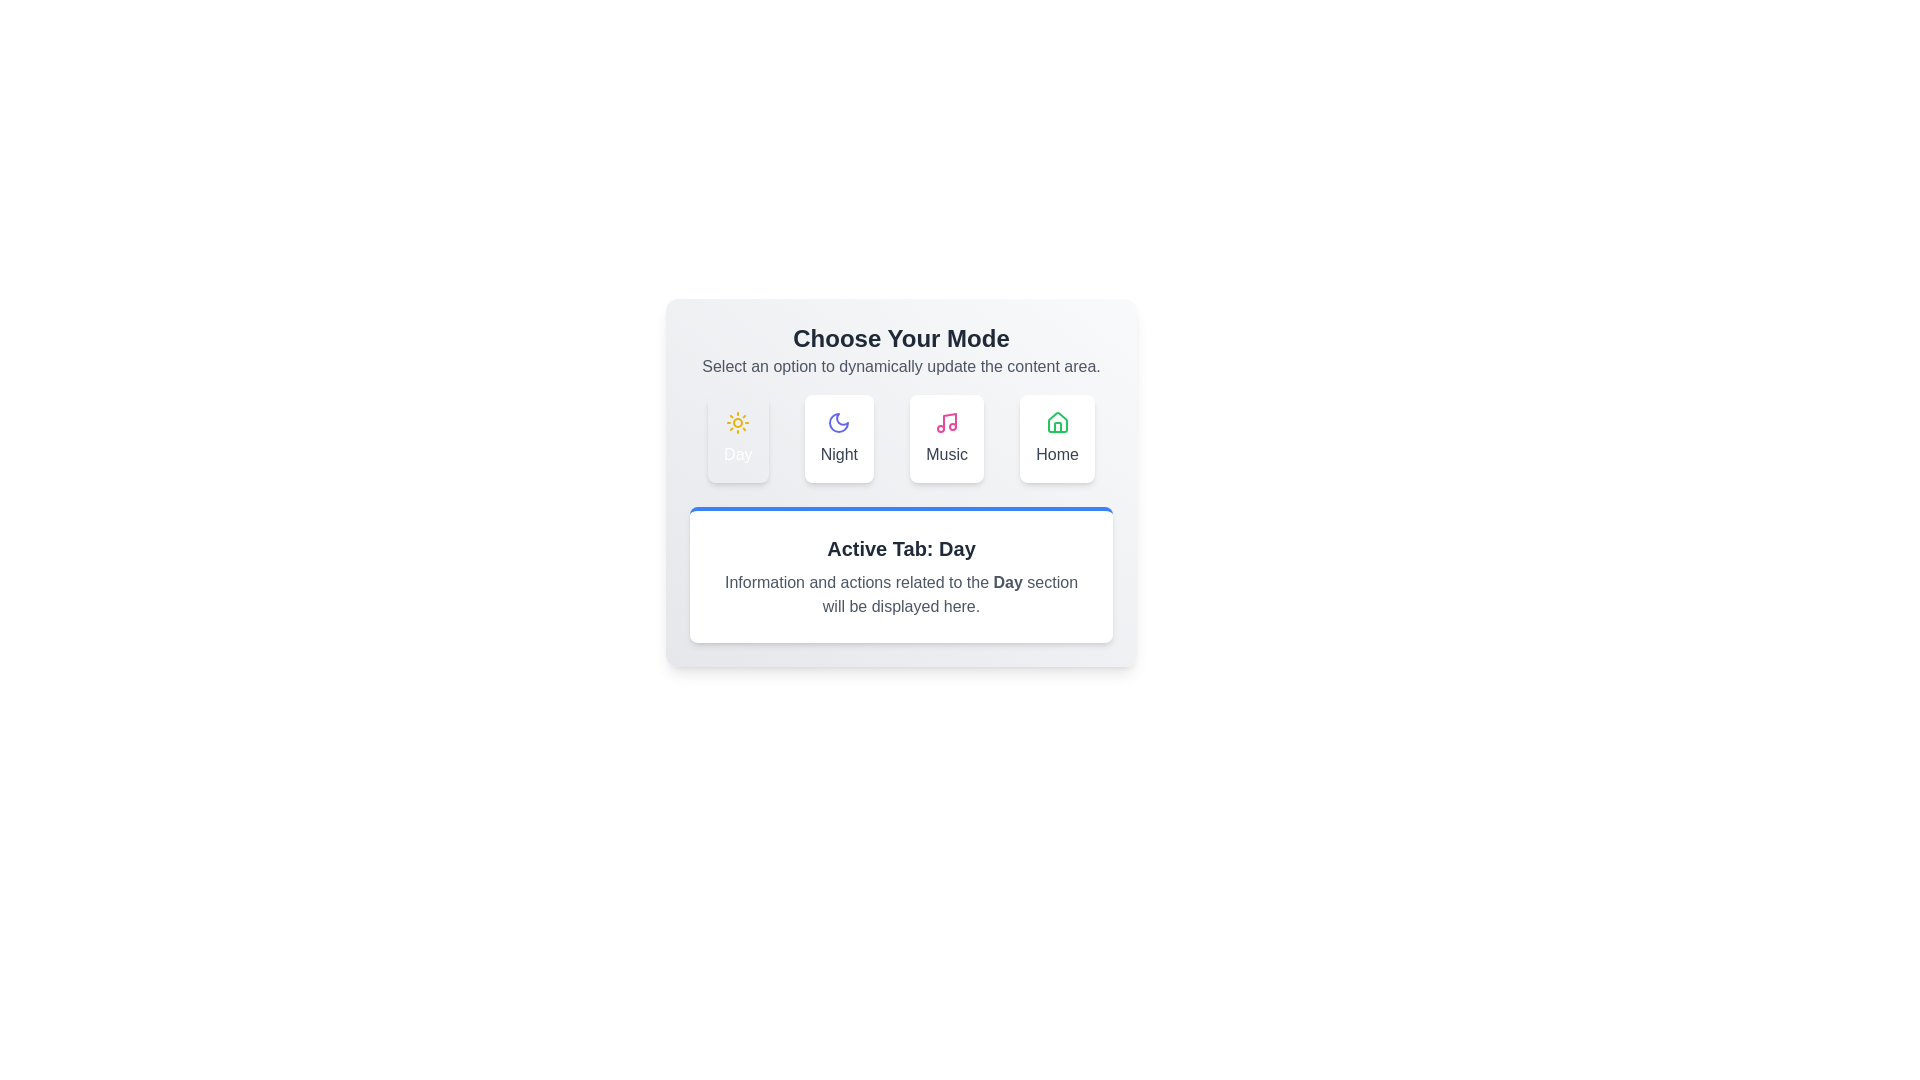  Describe the element at coordinates (1056, 438) in the screenshot. I see `the 'Home' button, which features a green house outline icon and the text 'Home' below it` at that location.